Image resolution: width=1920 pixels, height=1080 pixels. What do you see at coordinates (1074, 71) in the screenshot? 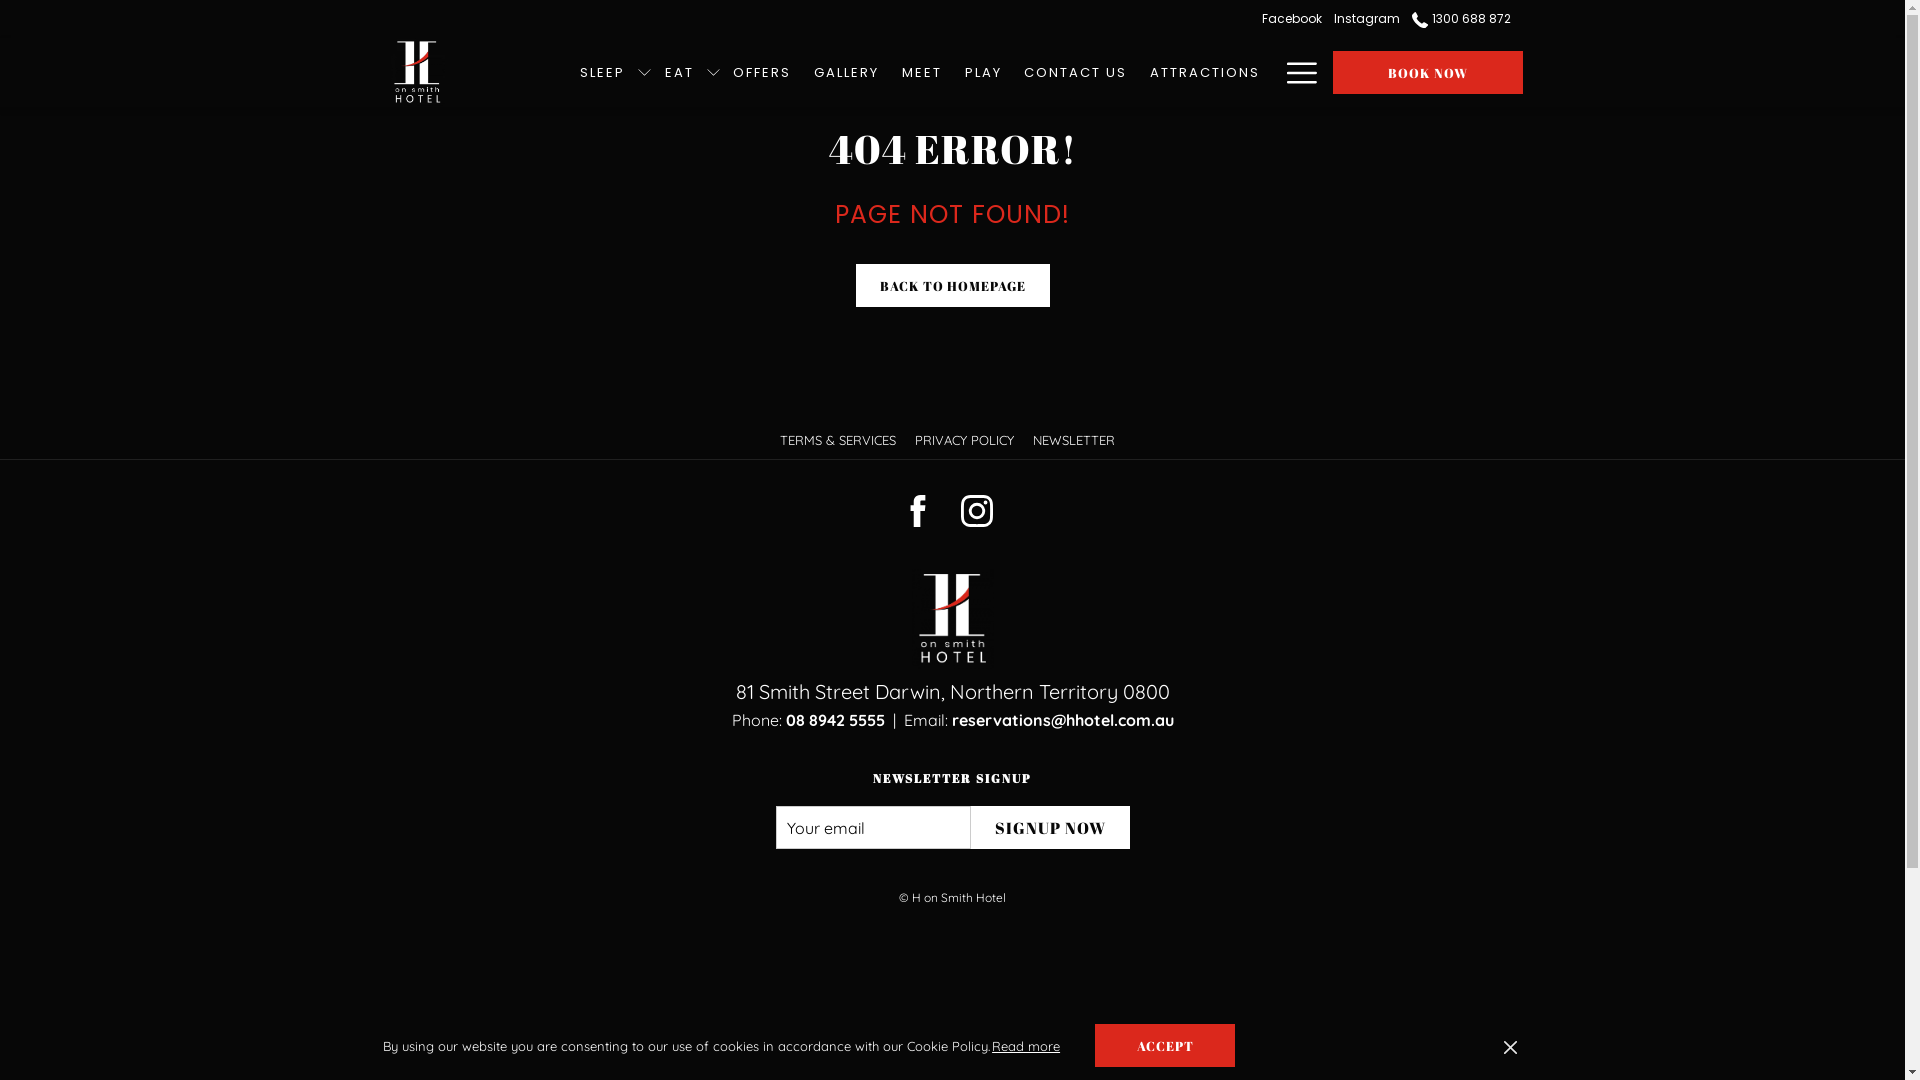
I see `'CONTACT US'` at bounding box center [1074, 71].